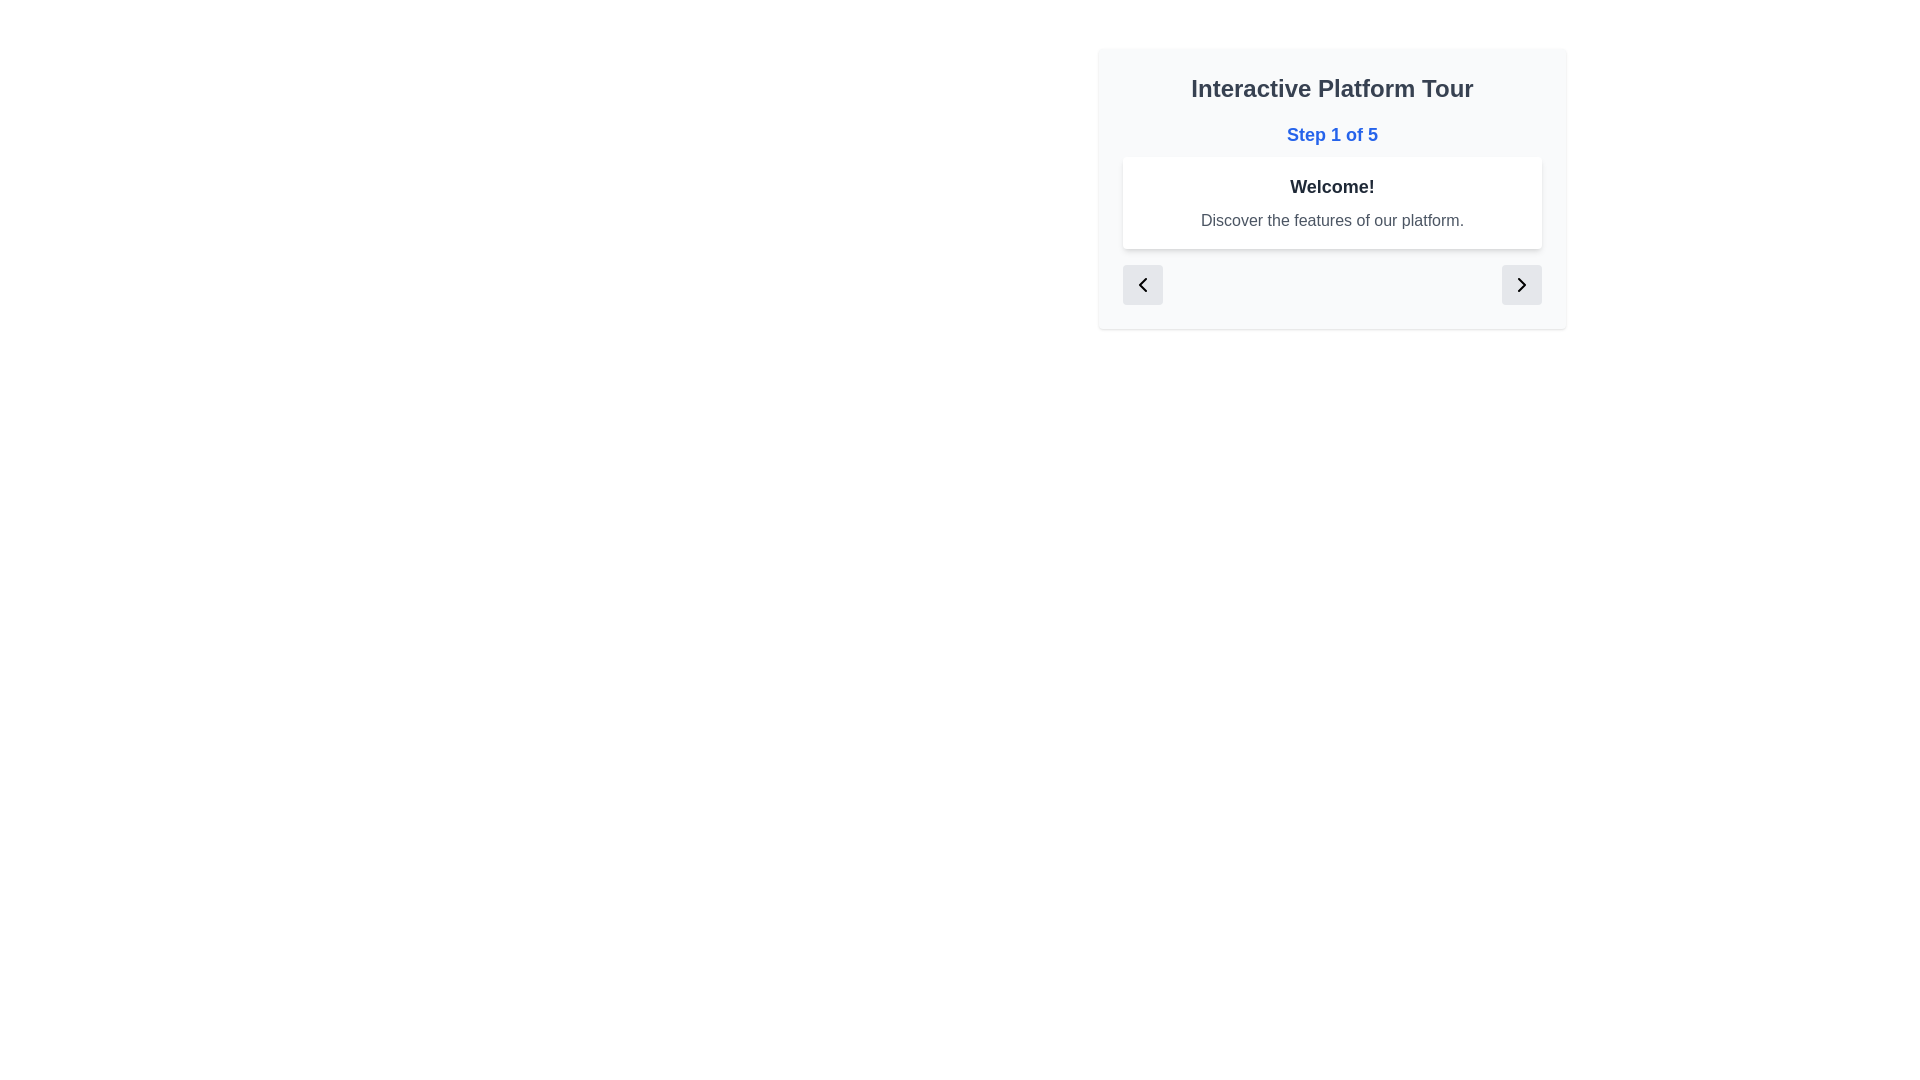 This screenshot has height=1080, width=1920. I want to click on the navigation button with an icon located at the right end of the row, next to the 'Interactive Platform Tour' text card, so click(1520, 285).